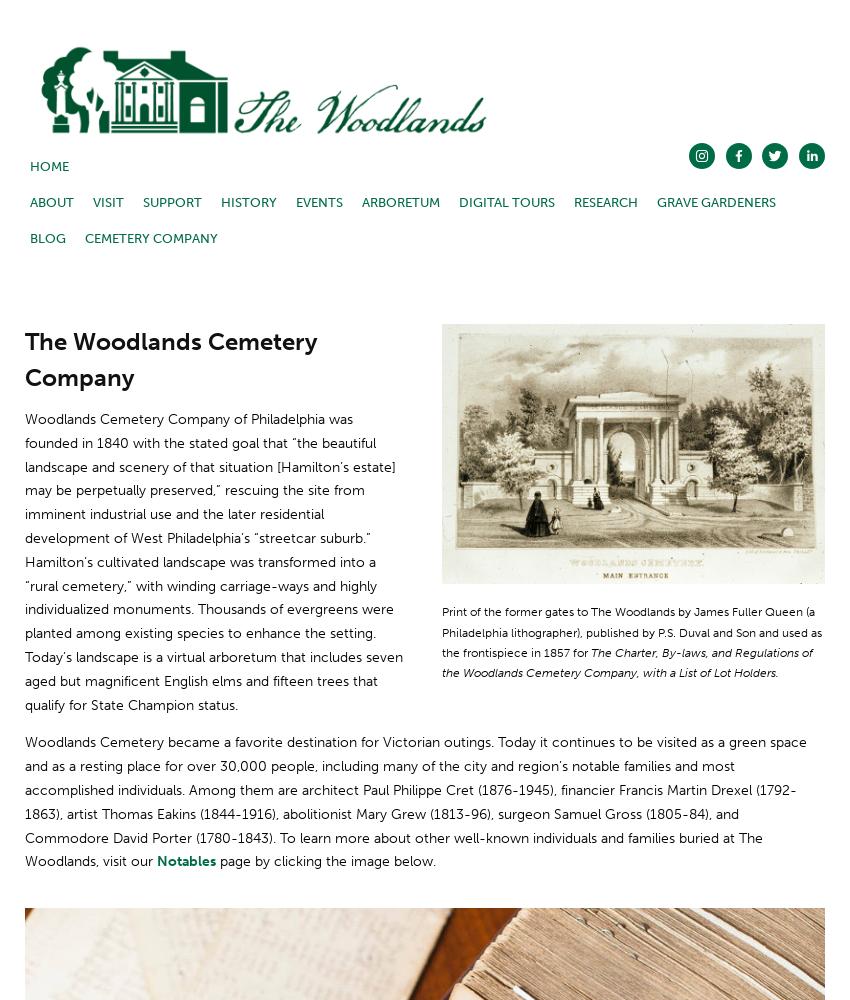 The image size is (850, 1000). I want to click on 'Print of the former gates to The Woodlands by James Fuller Queen (a Philadelphia lithographer), published by P.S. Duval and Son and used as the frontispiece in 1857 for', so click(632, 632).